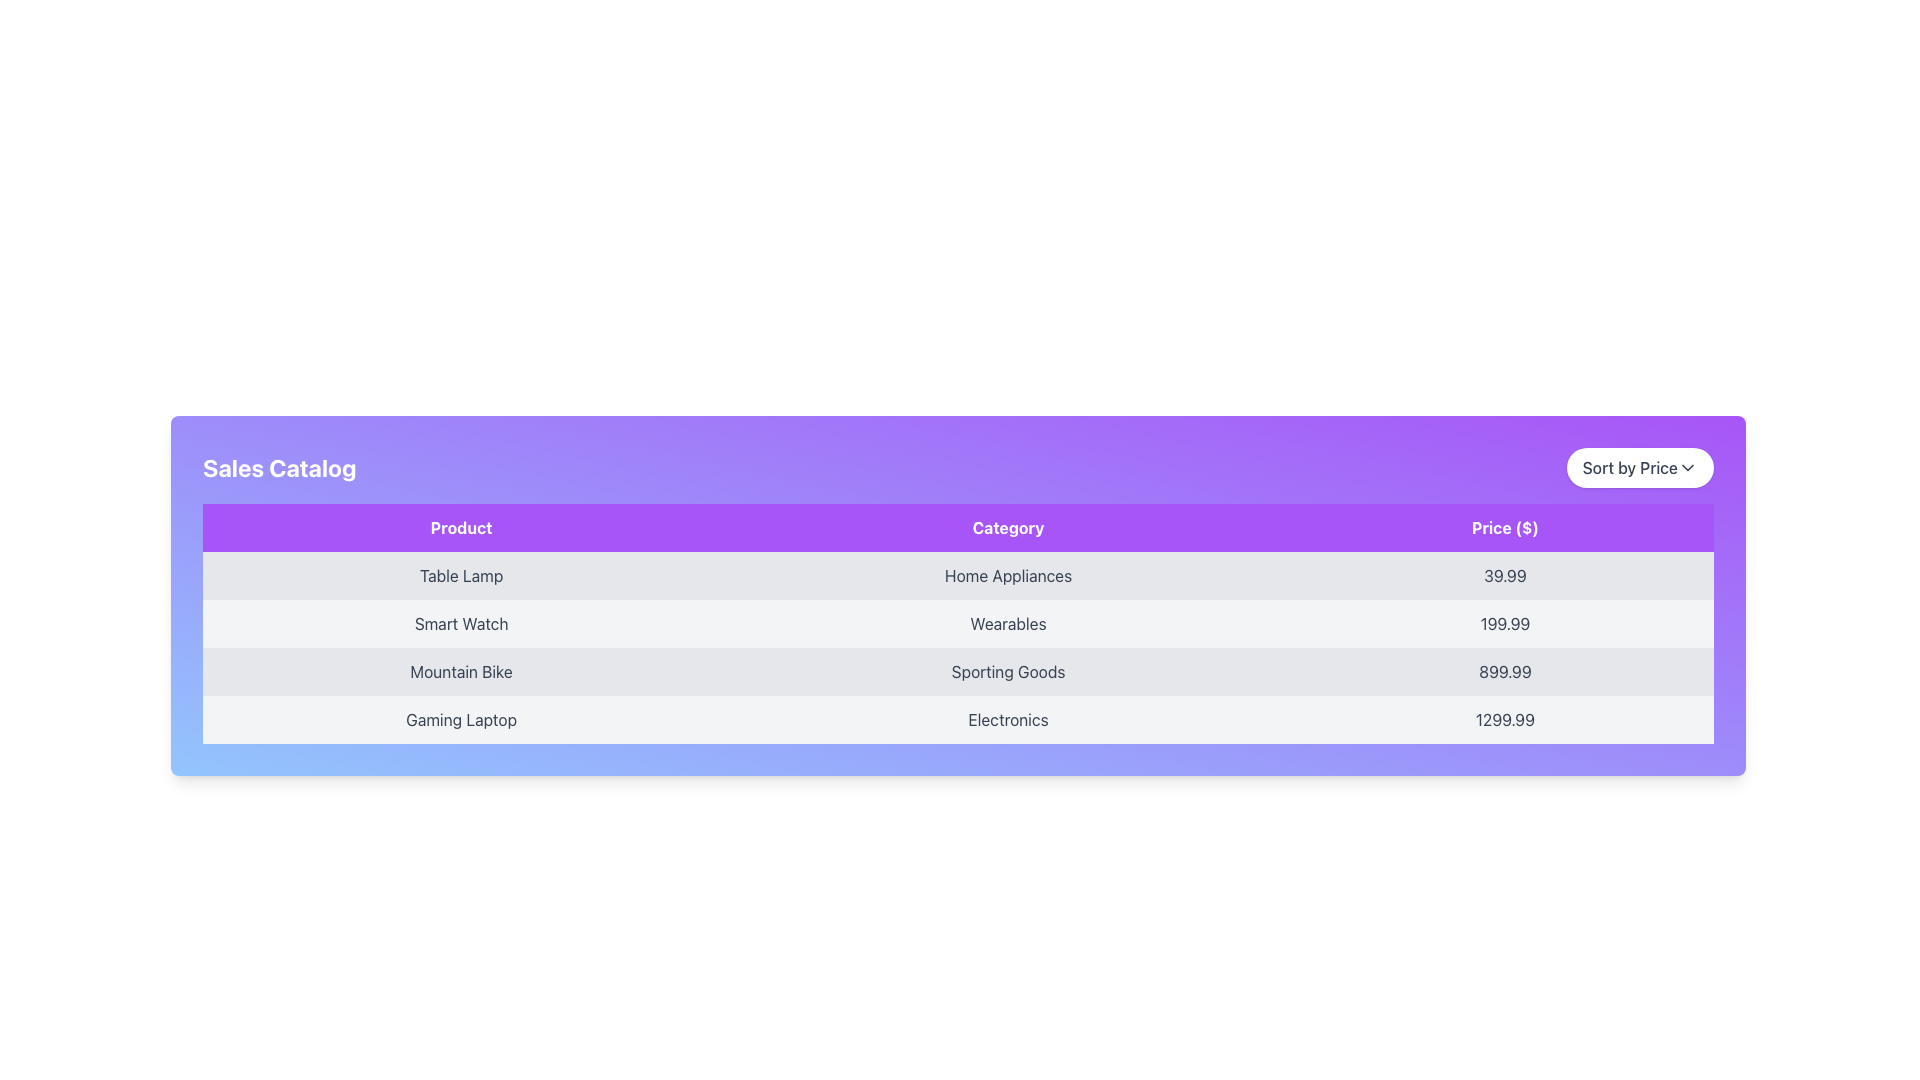  I want to click on the text label displaying the value '899.99' located in the third row of the table under the 'Price ($)' column, so click(1505, 671).